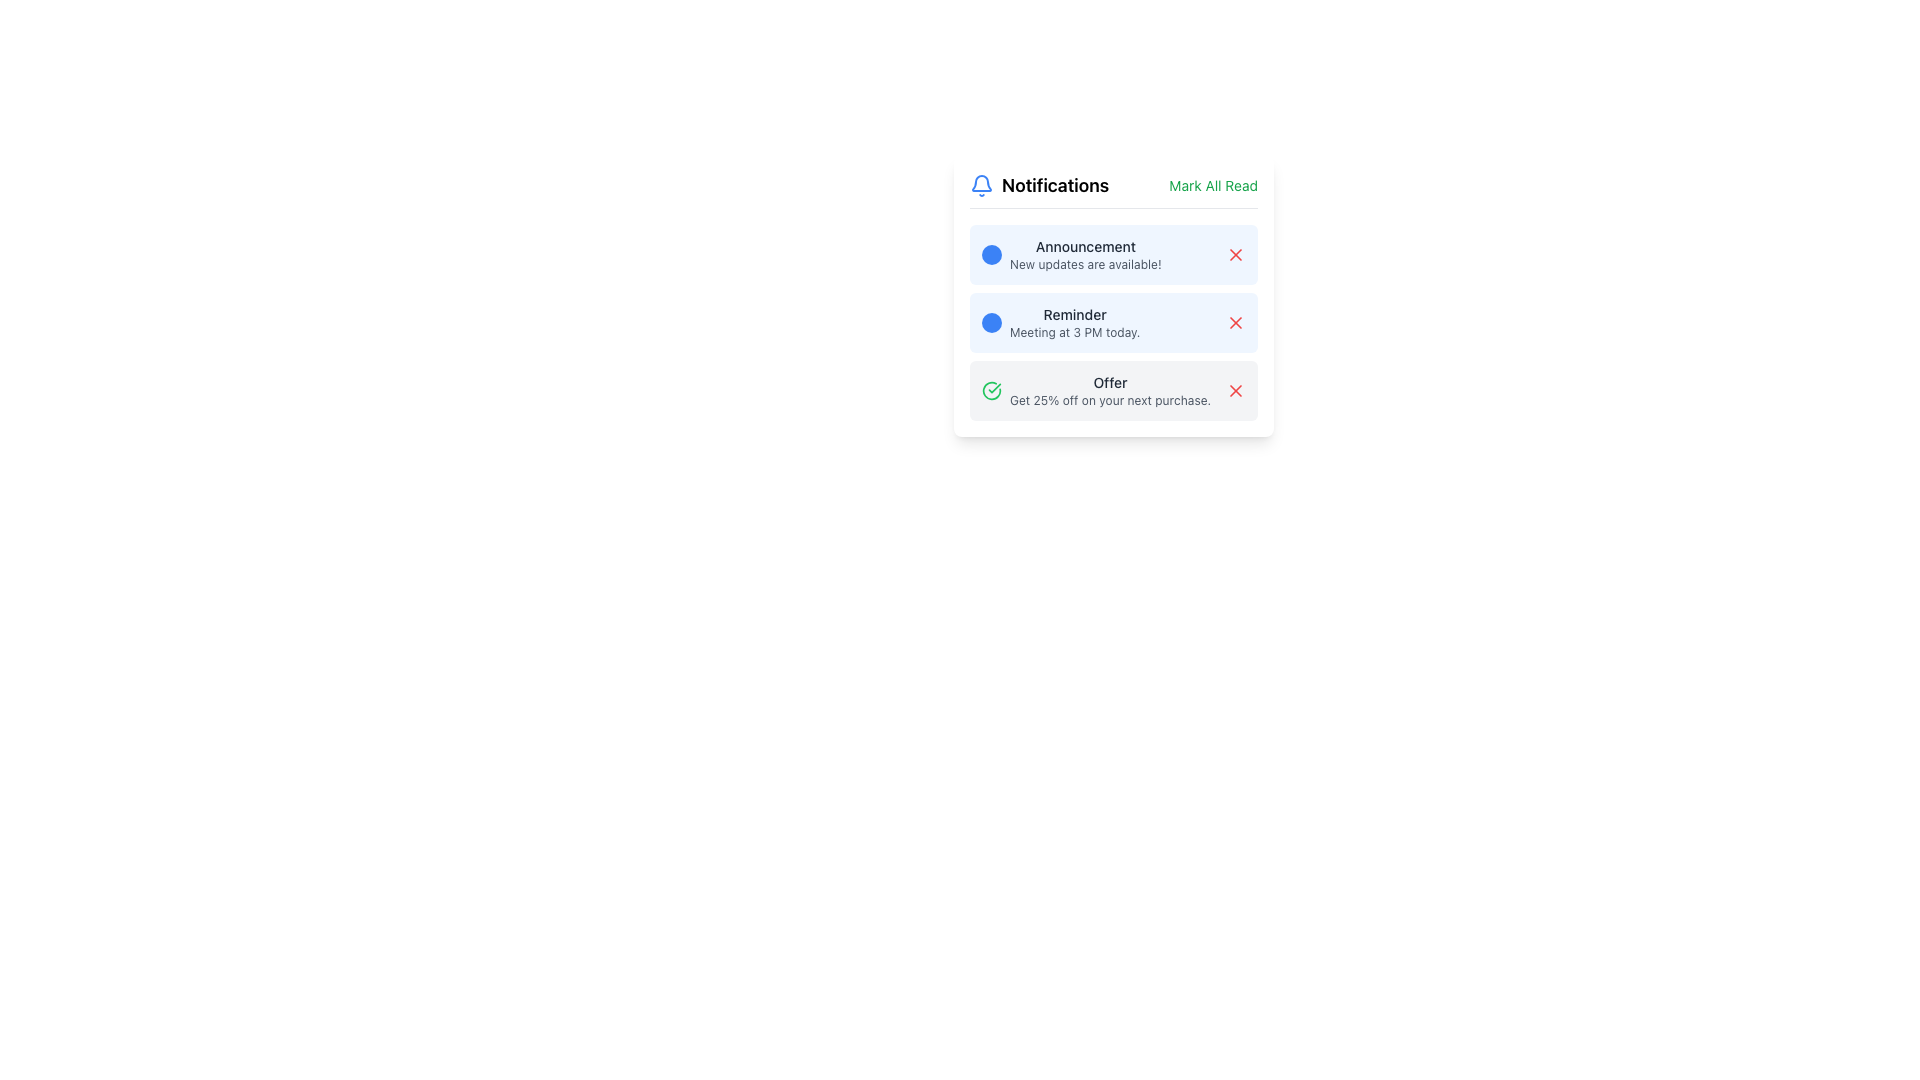  Describe the element at coordinates (1084, 253) in the screenshot. I see `text in the notification title and description located at the top of the Notifications panel, adjacent to a circular icon and a close button` at that location.